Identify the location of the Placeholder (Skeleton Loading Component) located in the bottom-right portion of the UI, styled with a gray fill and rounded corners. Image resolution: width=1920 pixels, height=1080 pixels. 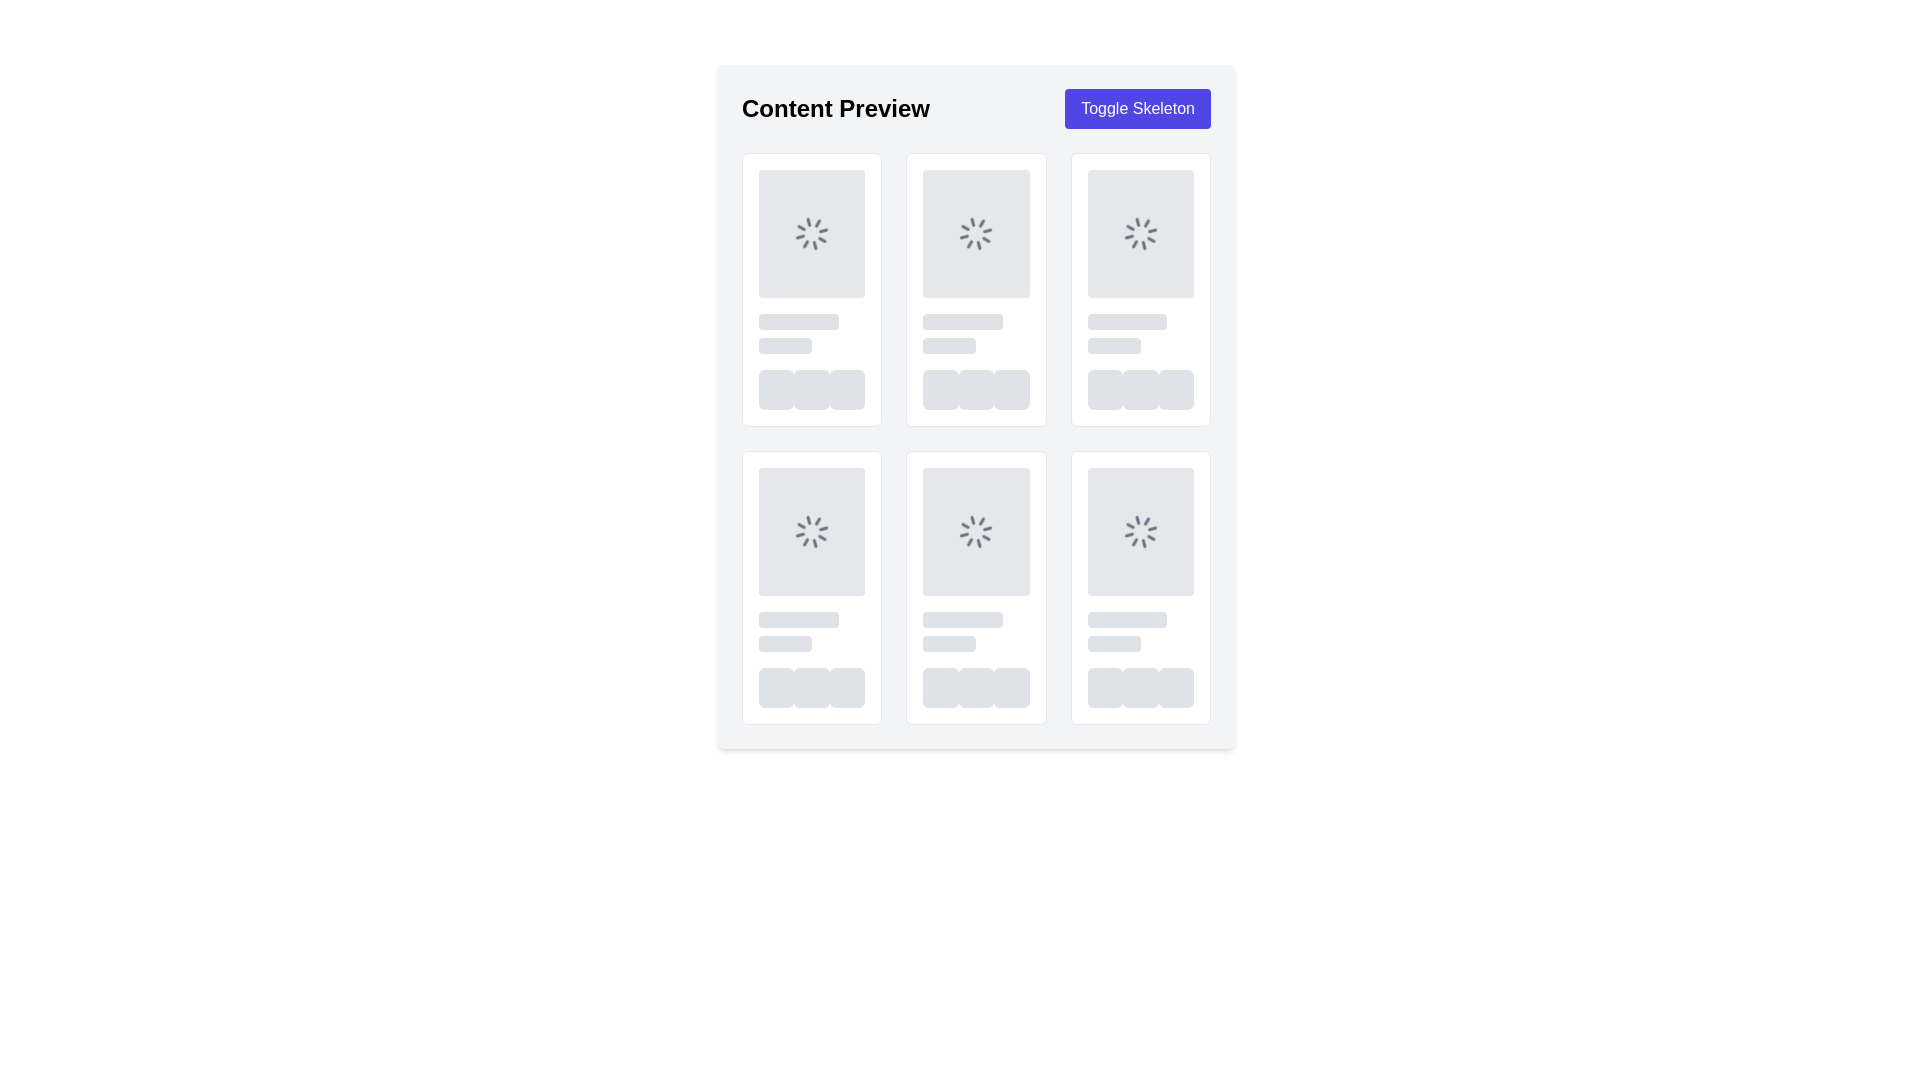
(1113, 644).